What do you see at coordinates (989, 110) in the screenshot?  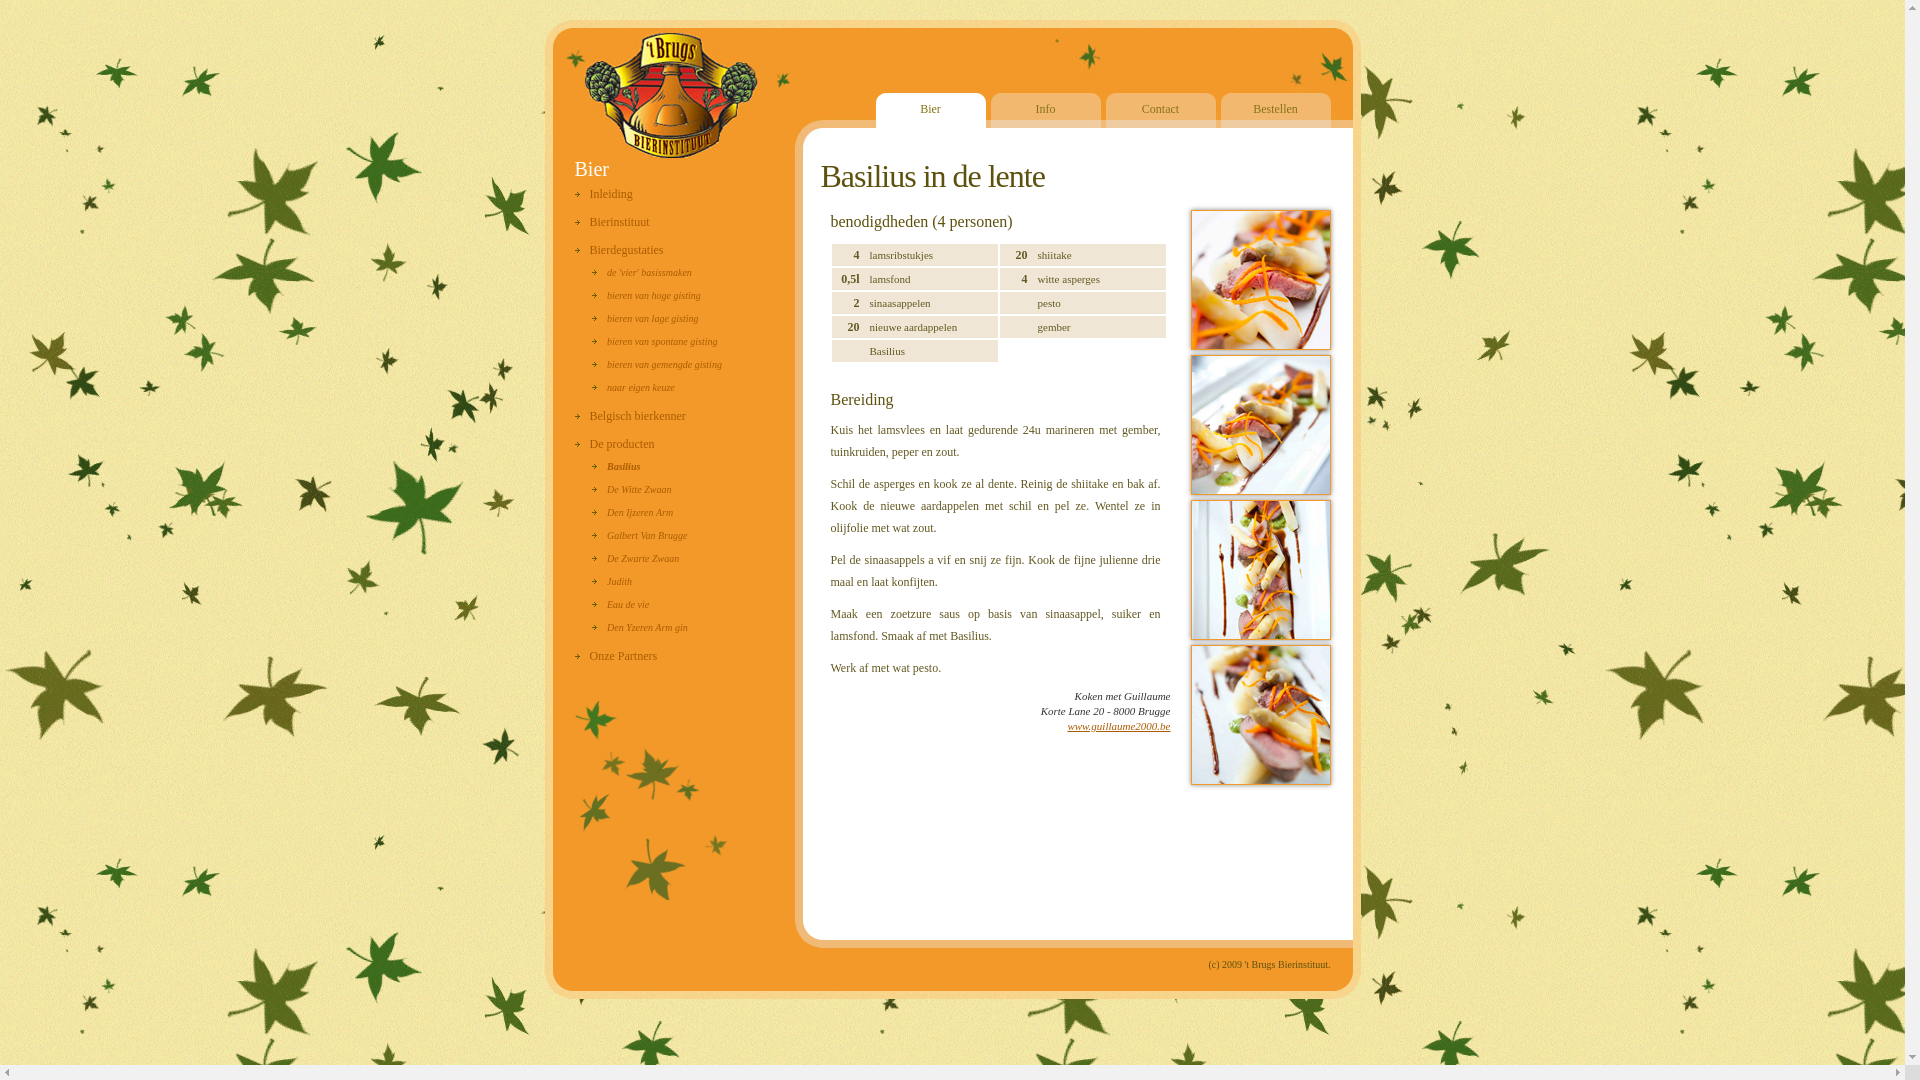 I see `'Info'` at bounding box center [989, 110].